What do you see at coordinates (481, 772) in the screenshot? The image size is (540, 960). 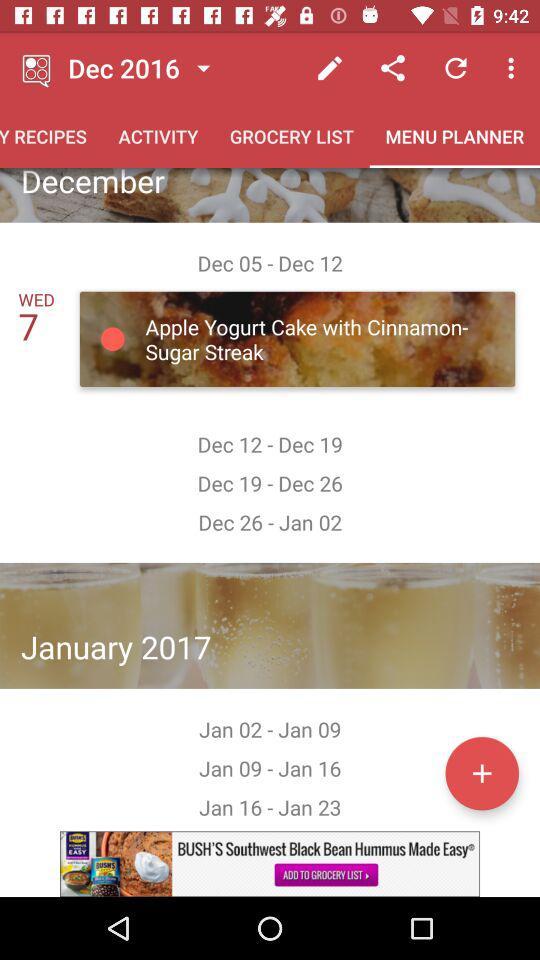 I see `new entry` at bounding box center [481, 772].